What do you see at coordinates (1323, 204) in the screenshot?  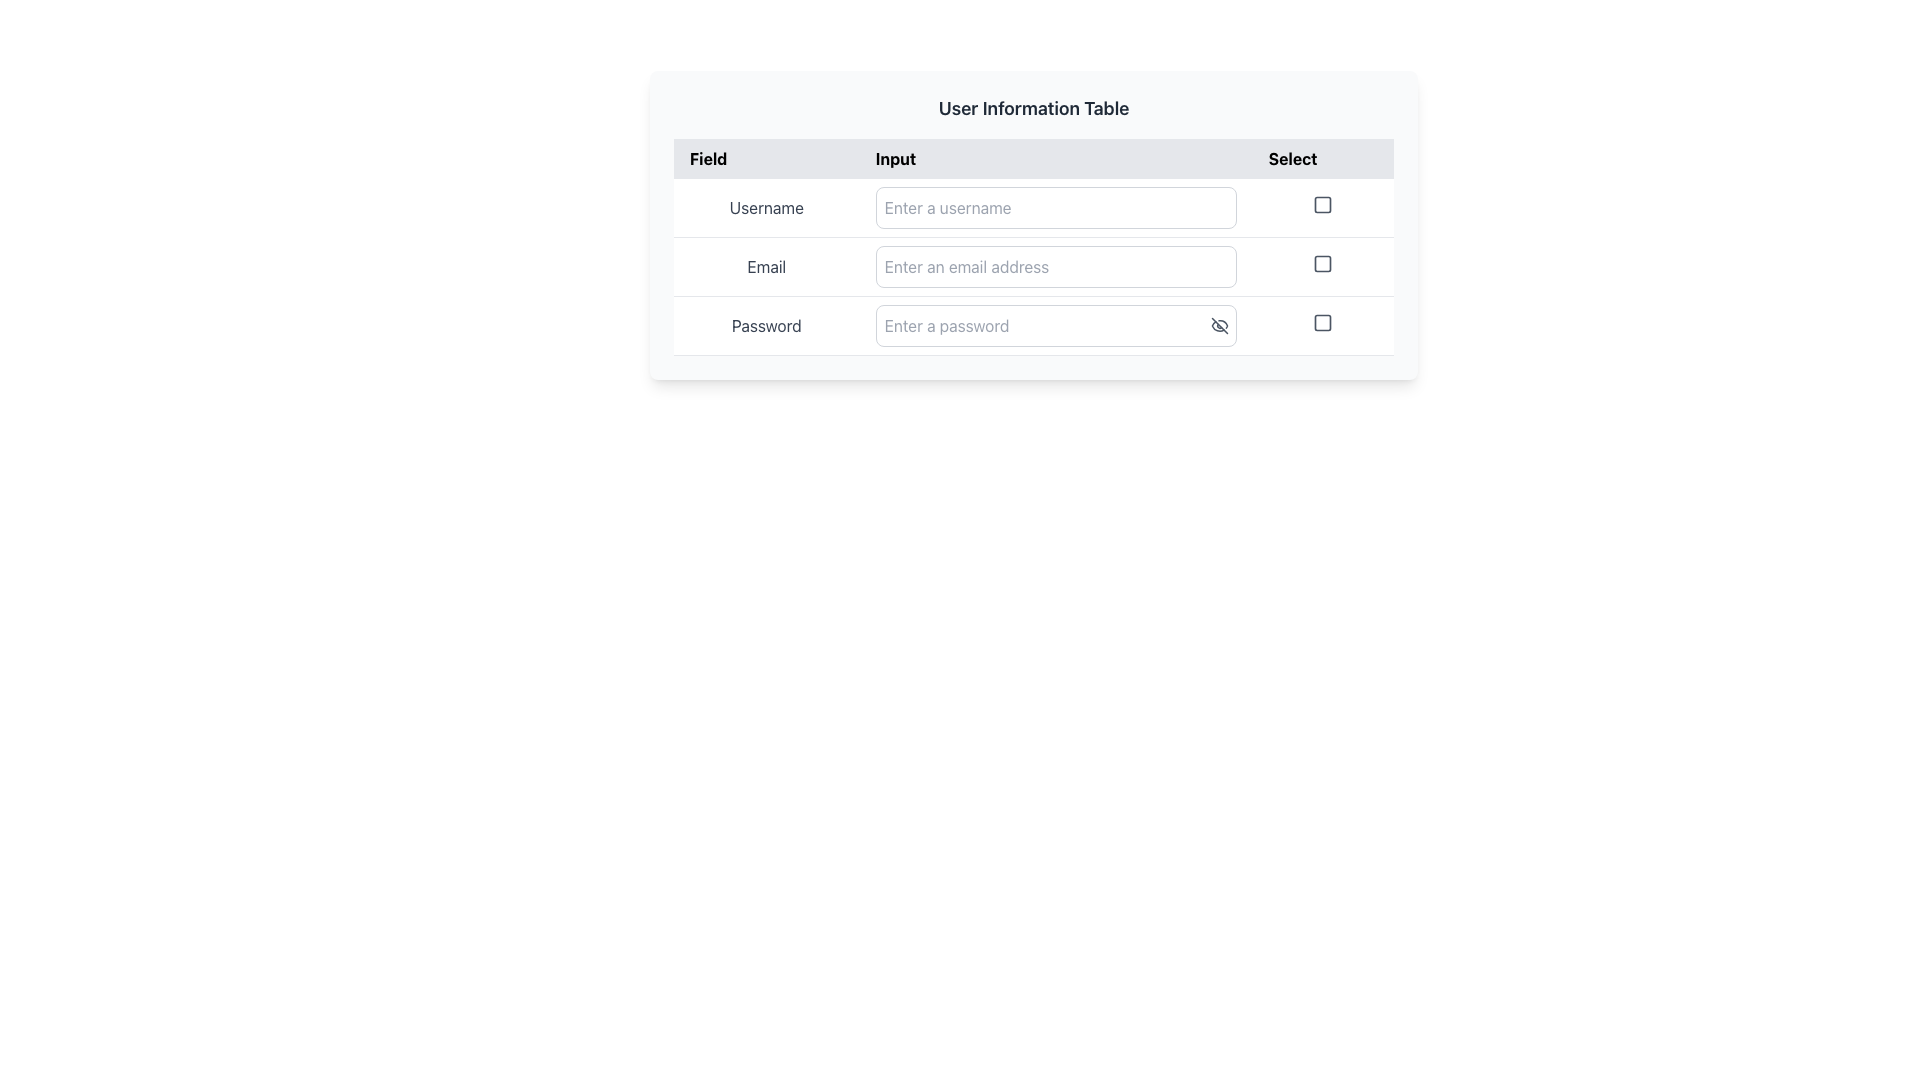 I see `the square checkbox in the 'Select' column of the 'User Information Table'` at bounding box center [1323, 204].